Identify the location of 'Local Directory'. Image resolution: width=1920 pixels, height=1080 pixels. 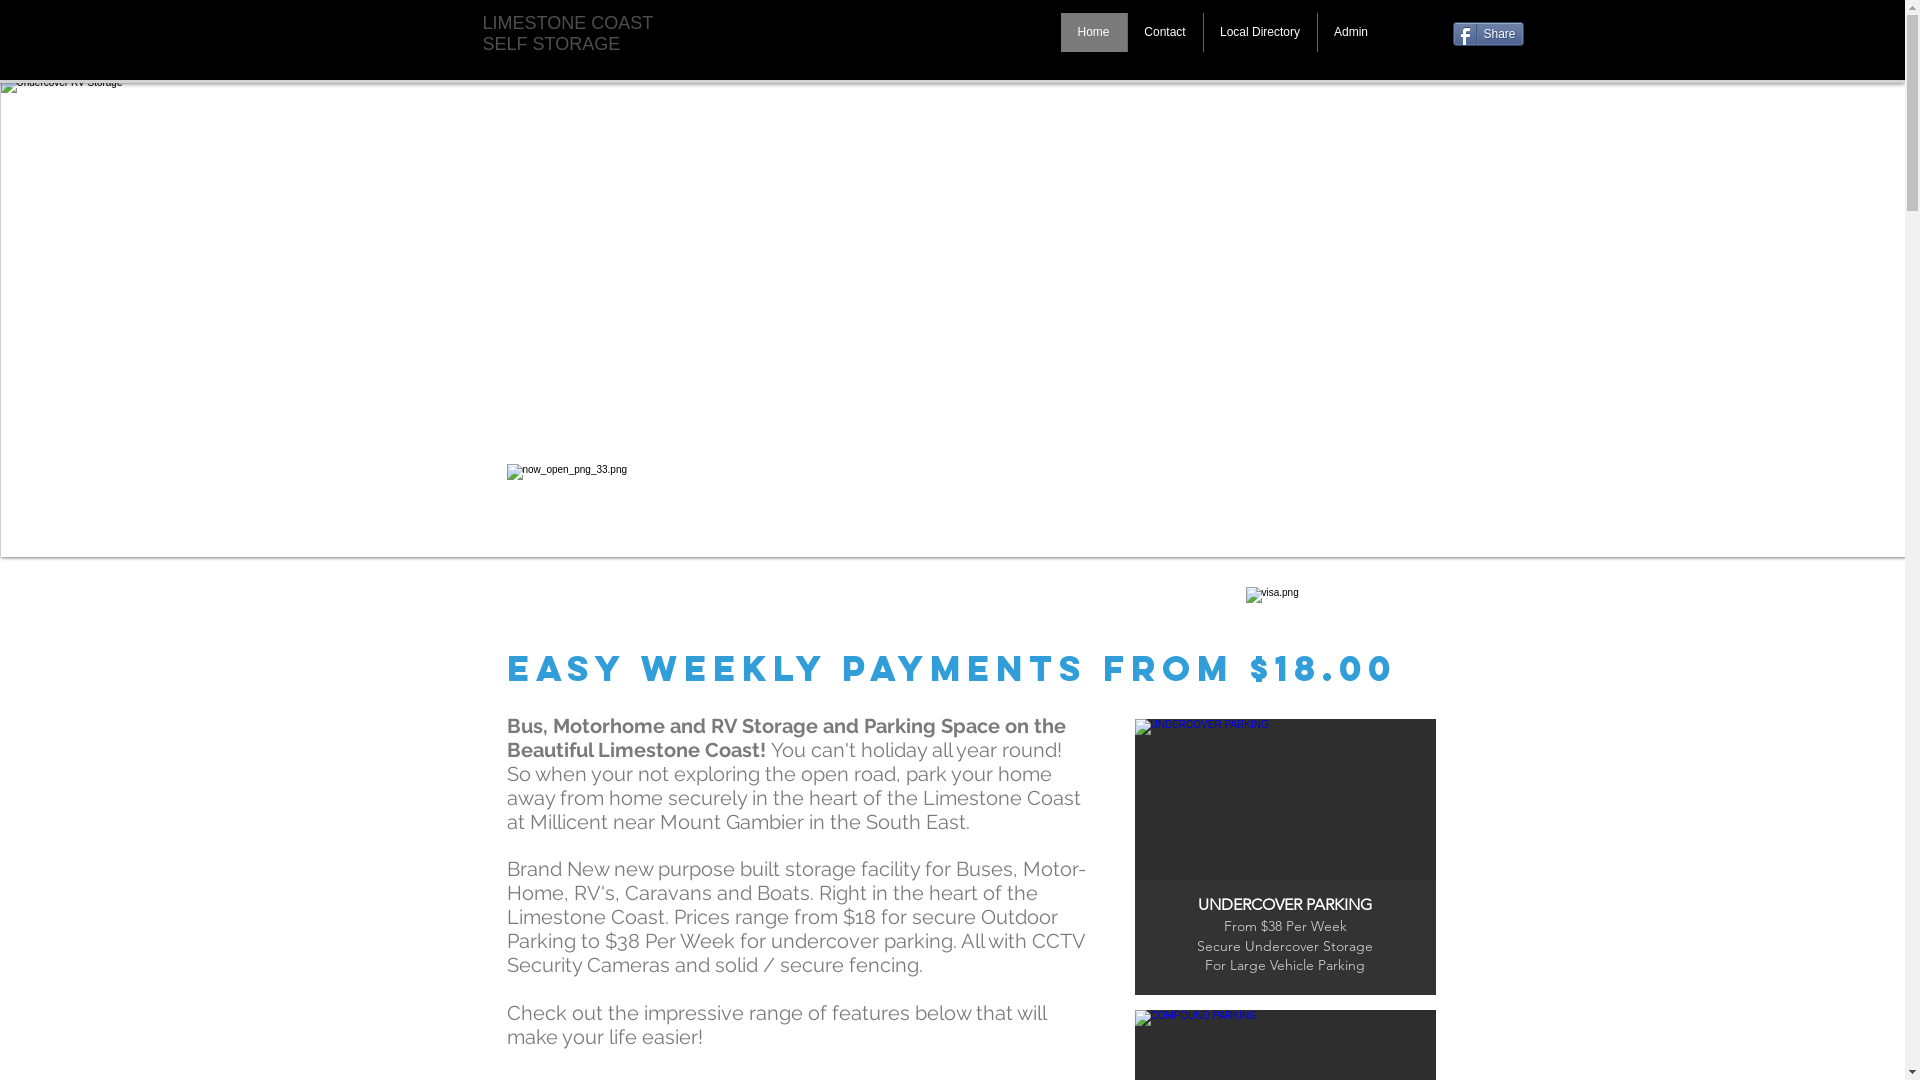
(1257, 32).